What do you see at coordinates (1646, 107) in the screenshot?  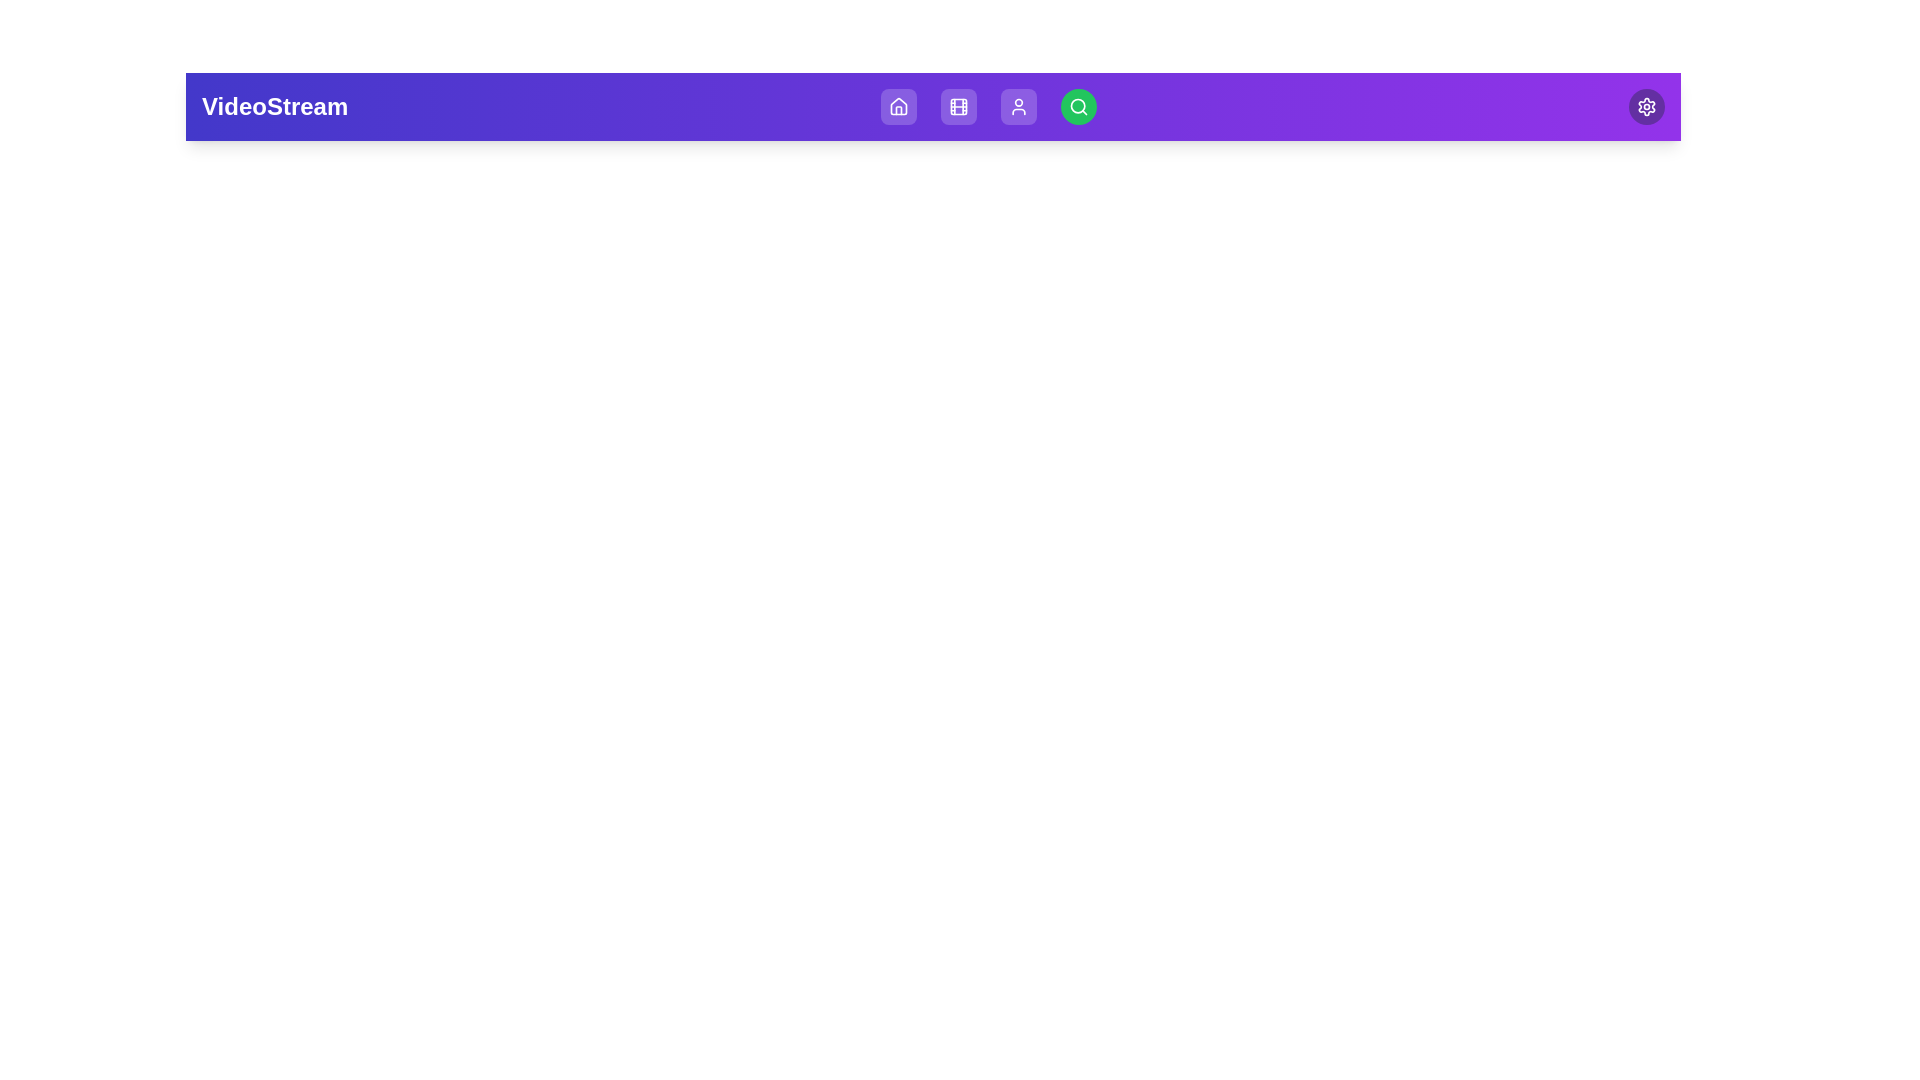 I see `the settings button located at the top-right corner of the navigation bar` at bounding box center [1646, 107].